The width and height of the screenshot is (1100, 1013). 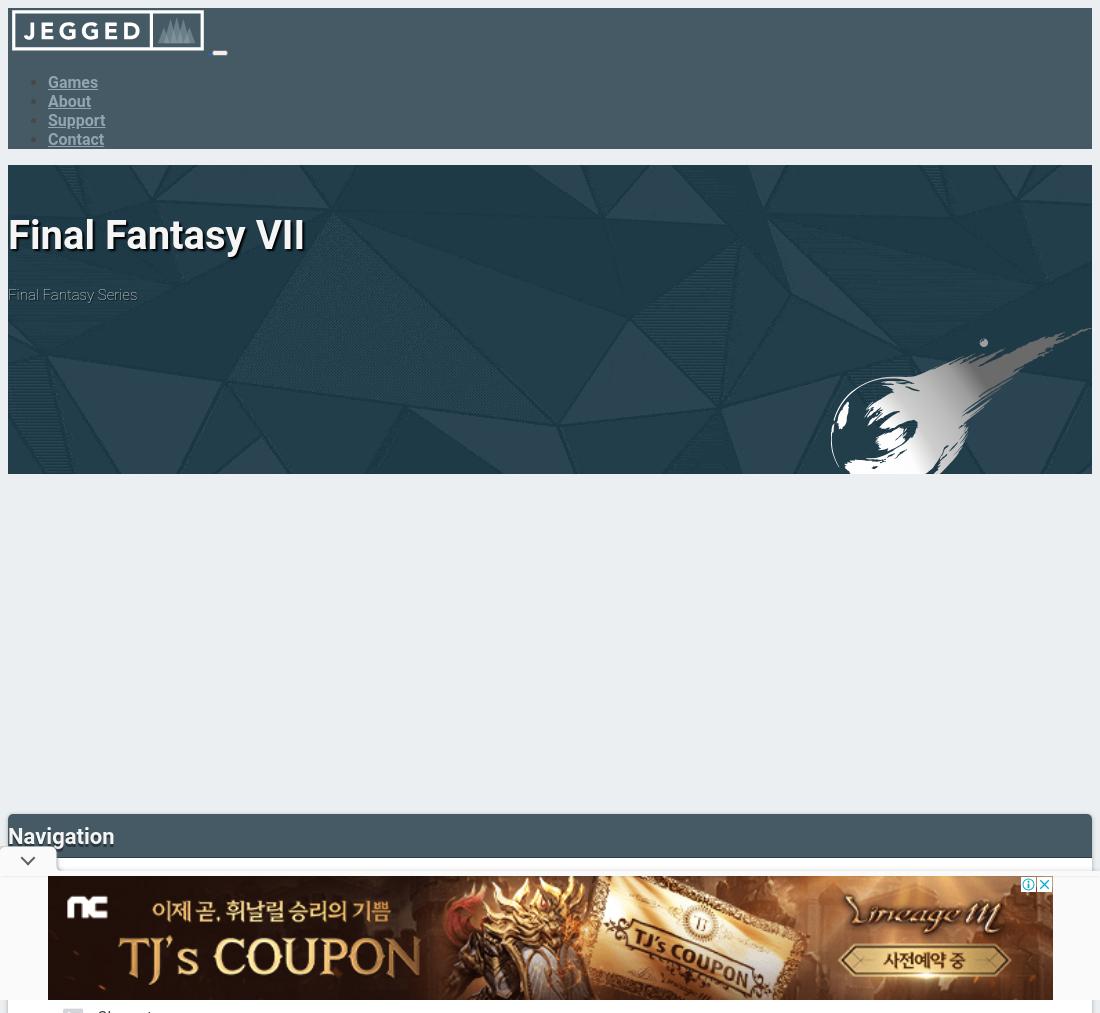 What do you see at coordinates (155, 233) in the screenshot?
I see `'Final Fantasy VII'` at bounding box center [155, 233].